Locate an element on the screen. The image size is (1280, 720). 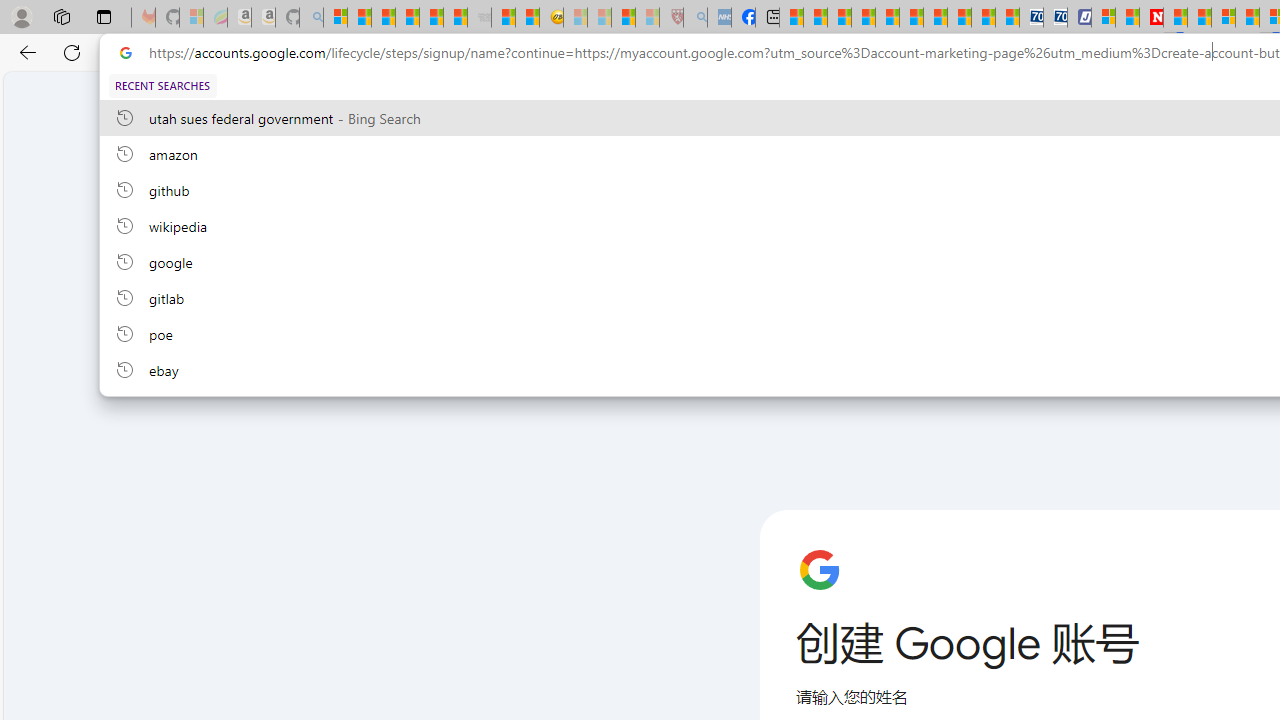
'Robert H. Shmerling, MD - Harvard Health - Sleeping' is located at coordinates (672, 17).